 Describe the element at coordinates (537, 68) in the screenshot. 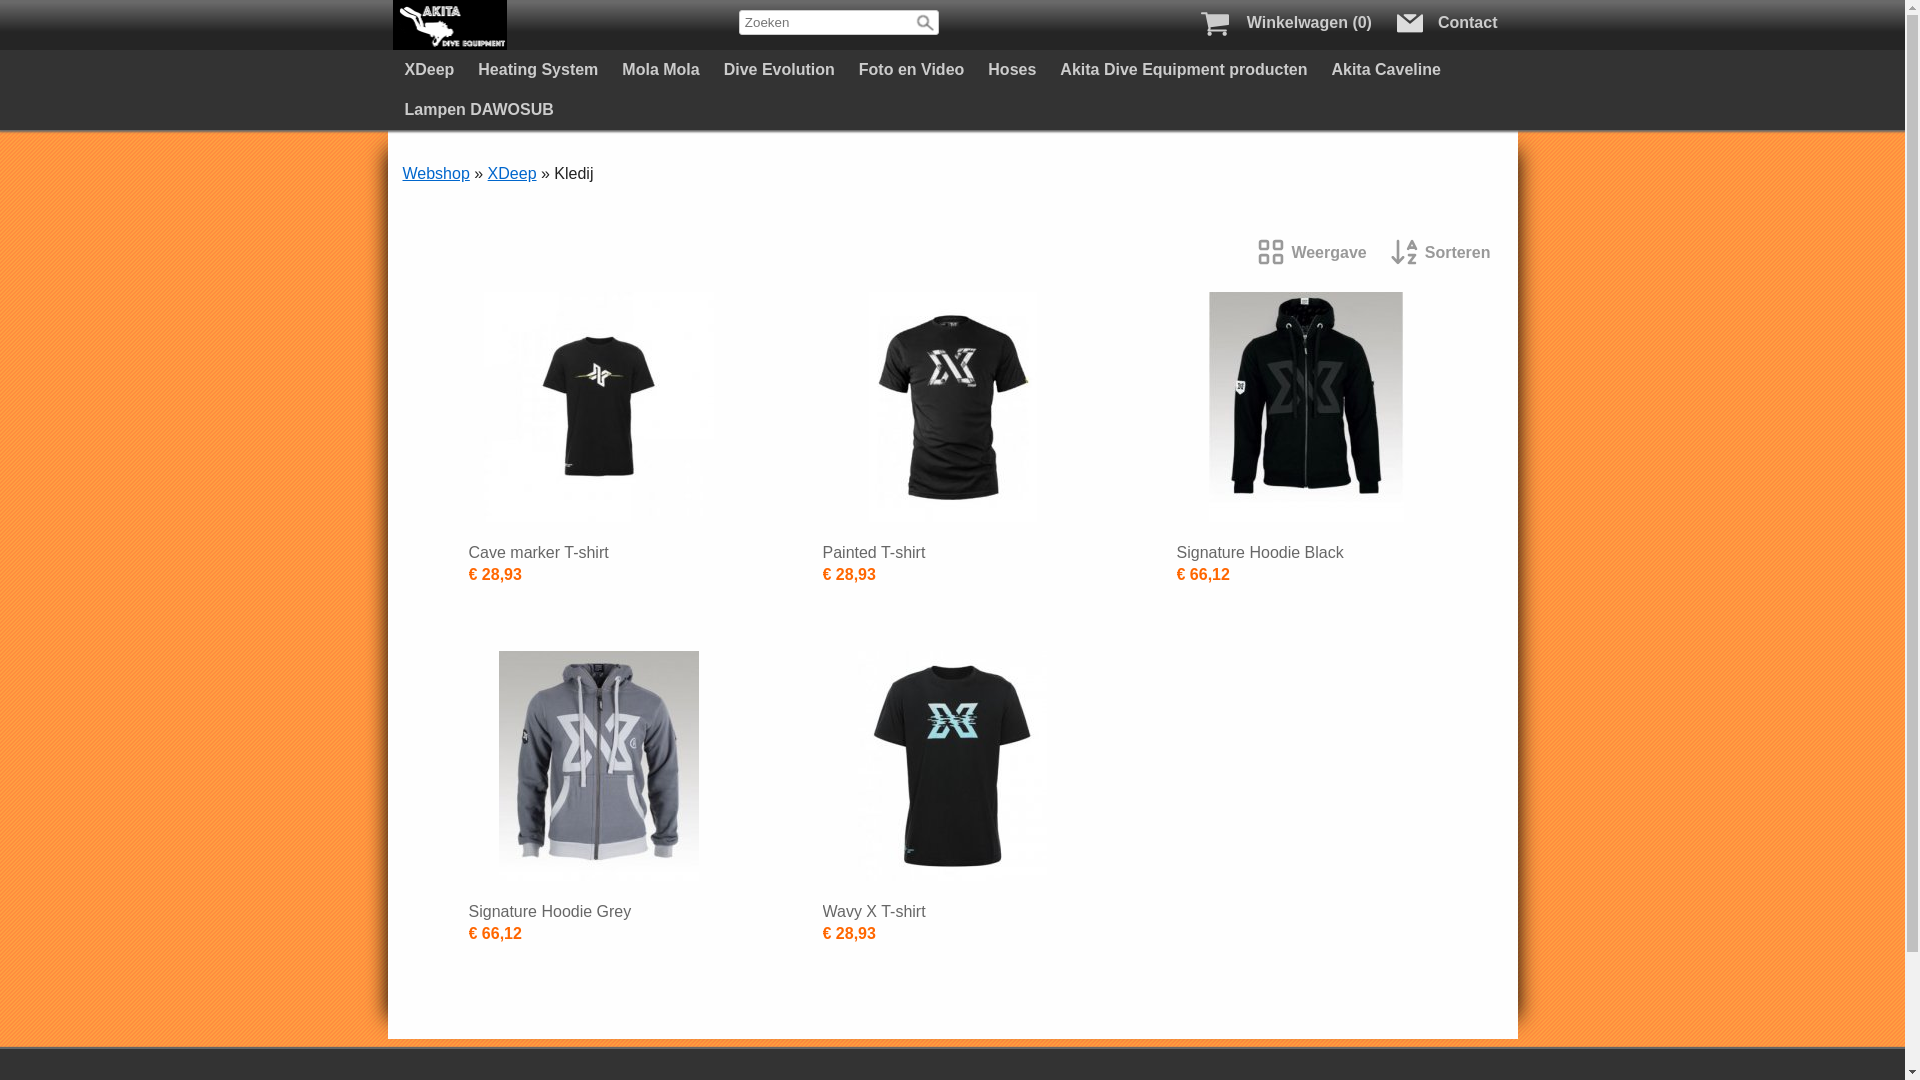

I see `'Heating System'` at that location.